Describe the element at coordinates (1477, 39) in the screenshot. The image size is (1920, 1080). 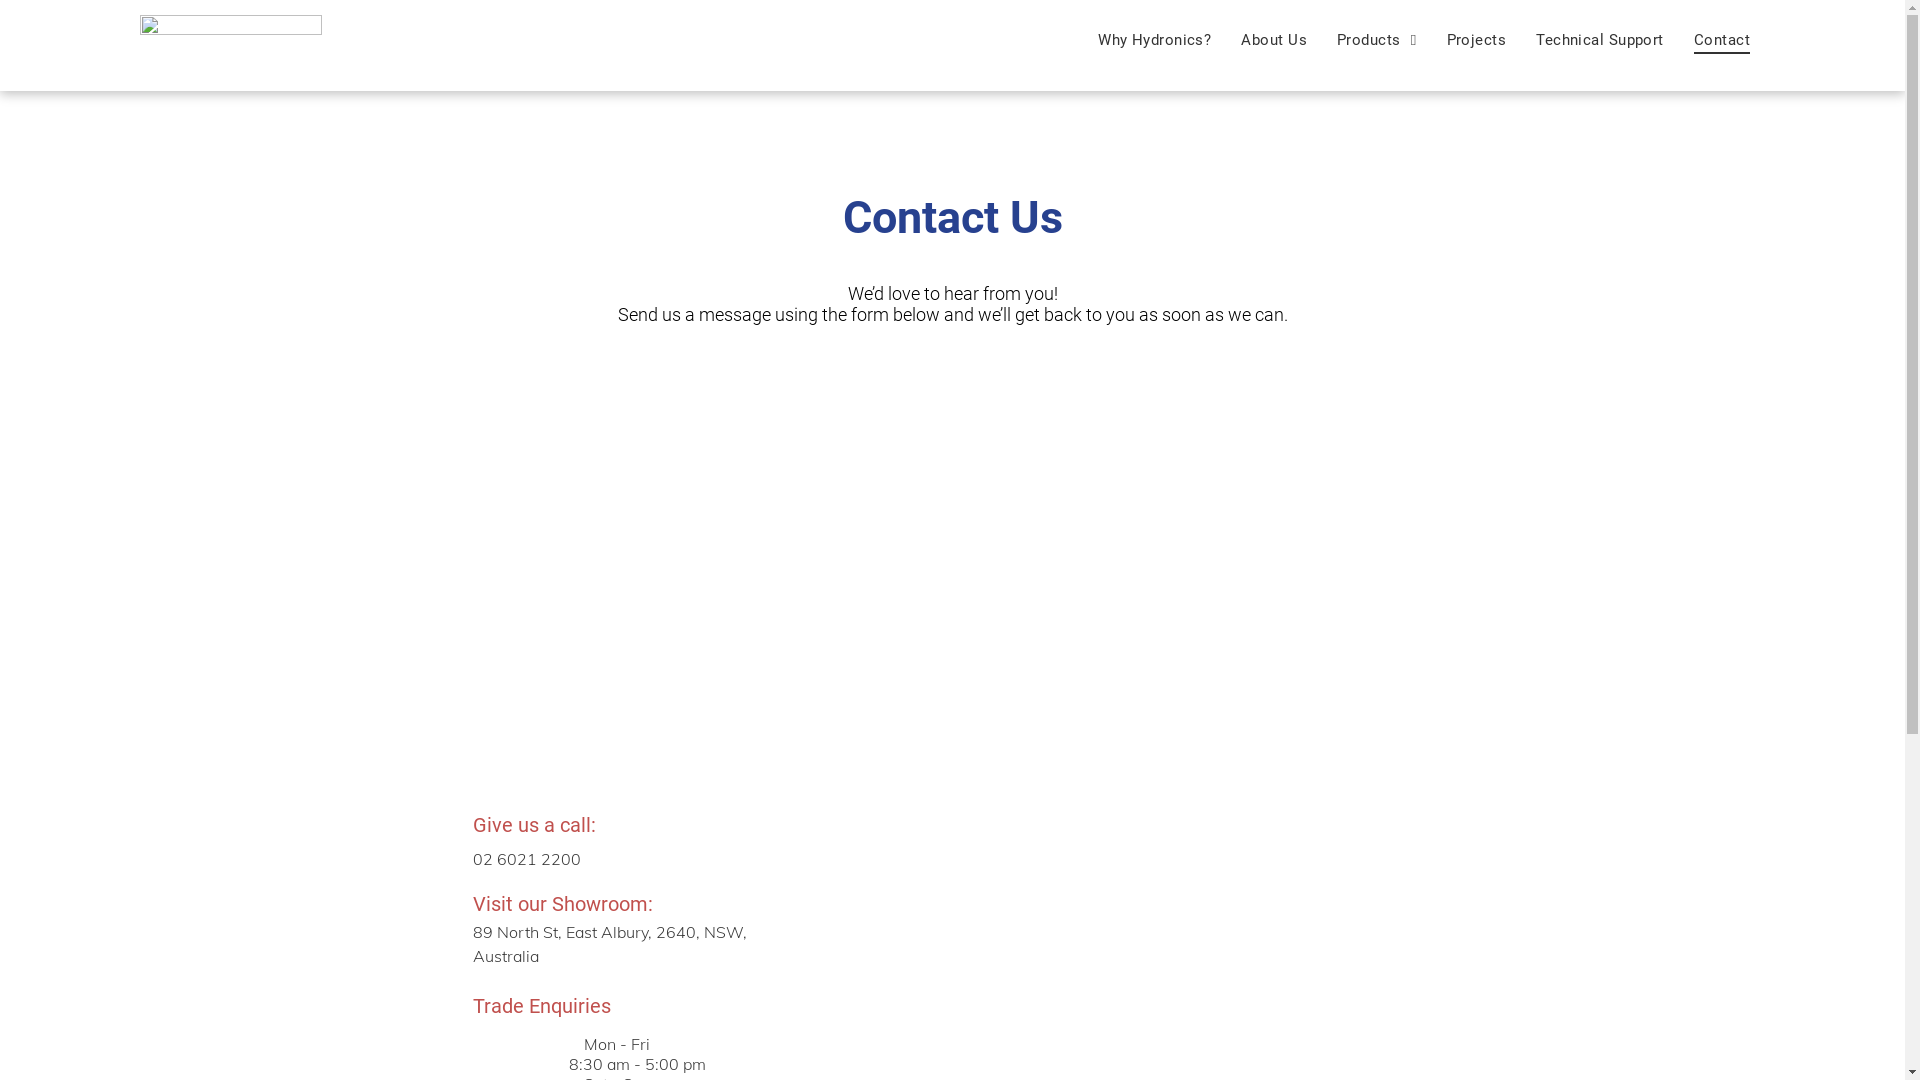
I see `'Projects'` at that location.